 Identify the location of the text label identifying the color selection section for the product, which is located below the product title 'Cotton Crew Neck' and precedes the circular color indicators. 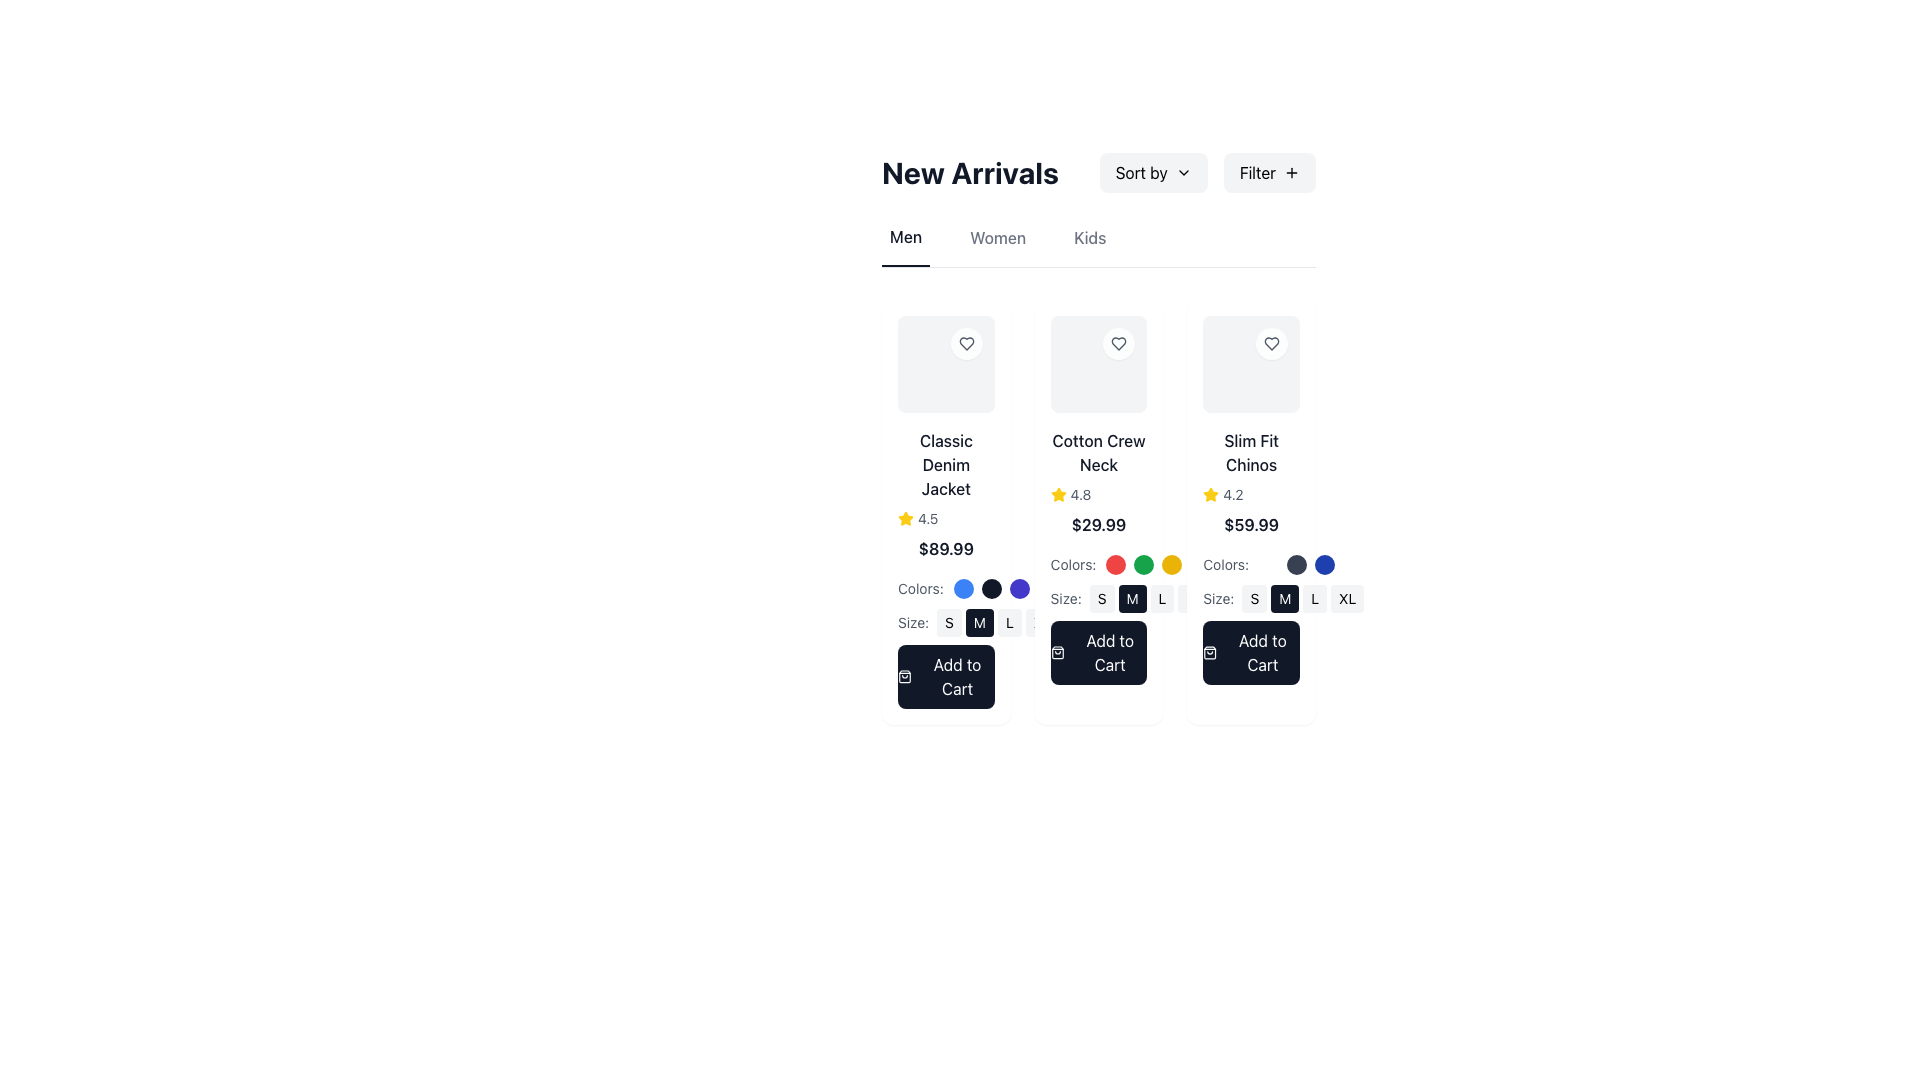
(1098, 560).